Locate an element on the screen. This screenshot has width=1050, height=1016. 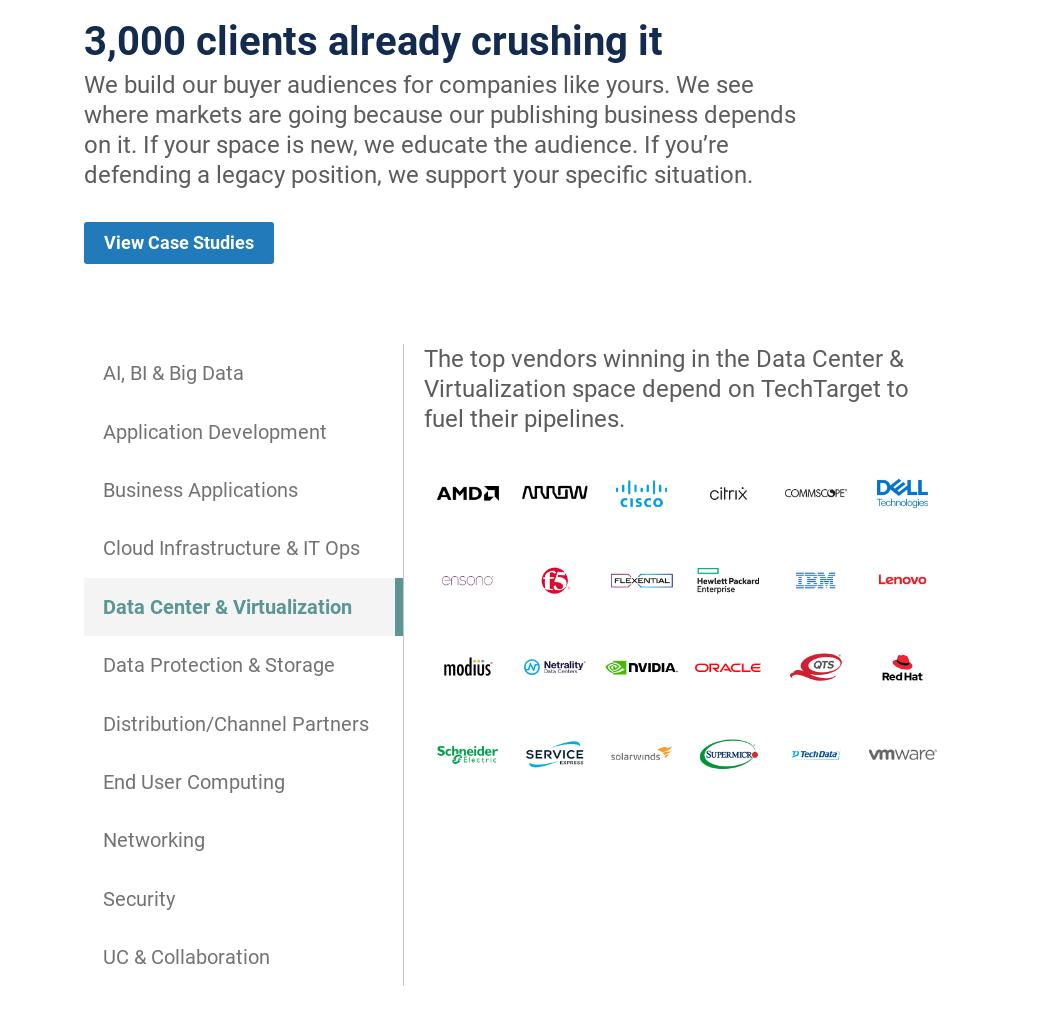
'The top vendors winning in the Data Center & Virtualization space depend on TechTarget to fuel their pipelines.' is located at coordinates (665, 388).